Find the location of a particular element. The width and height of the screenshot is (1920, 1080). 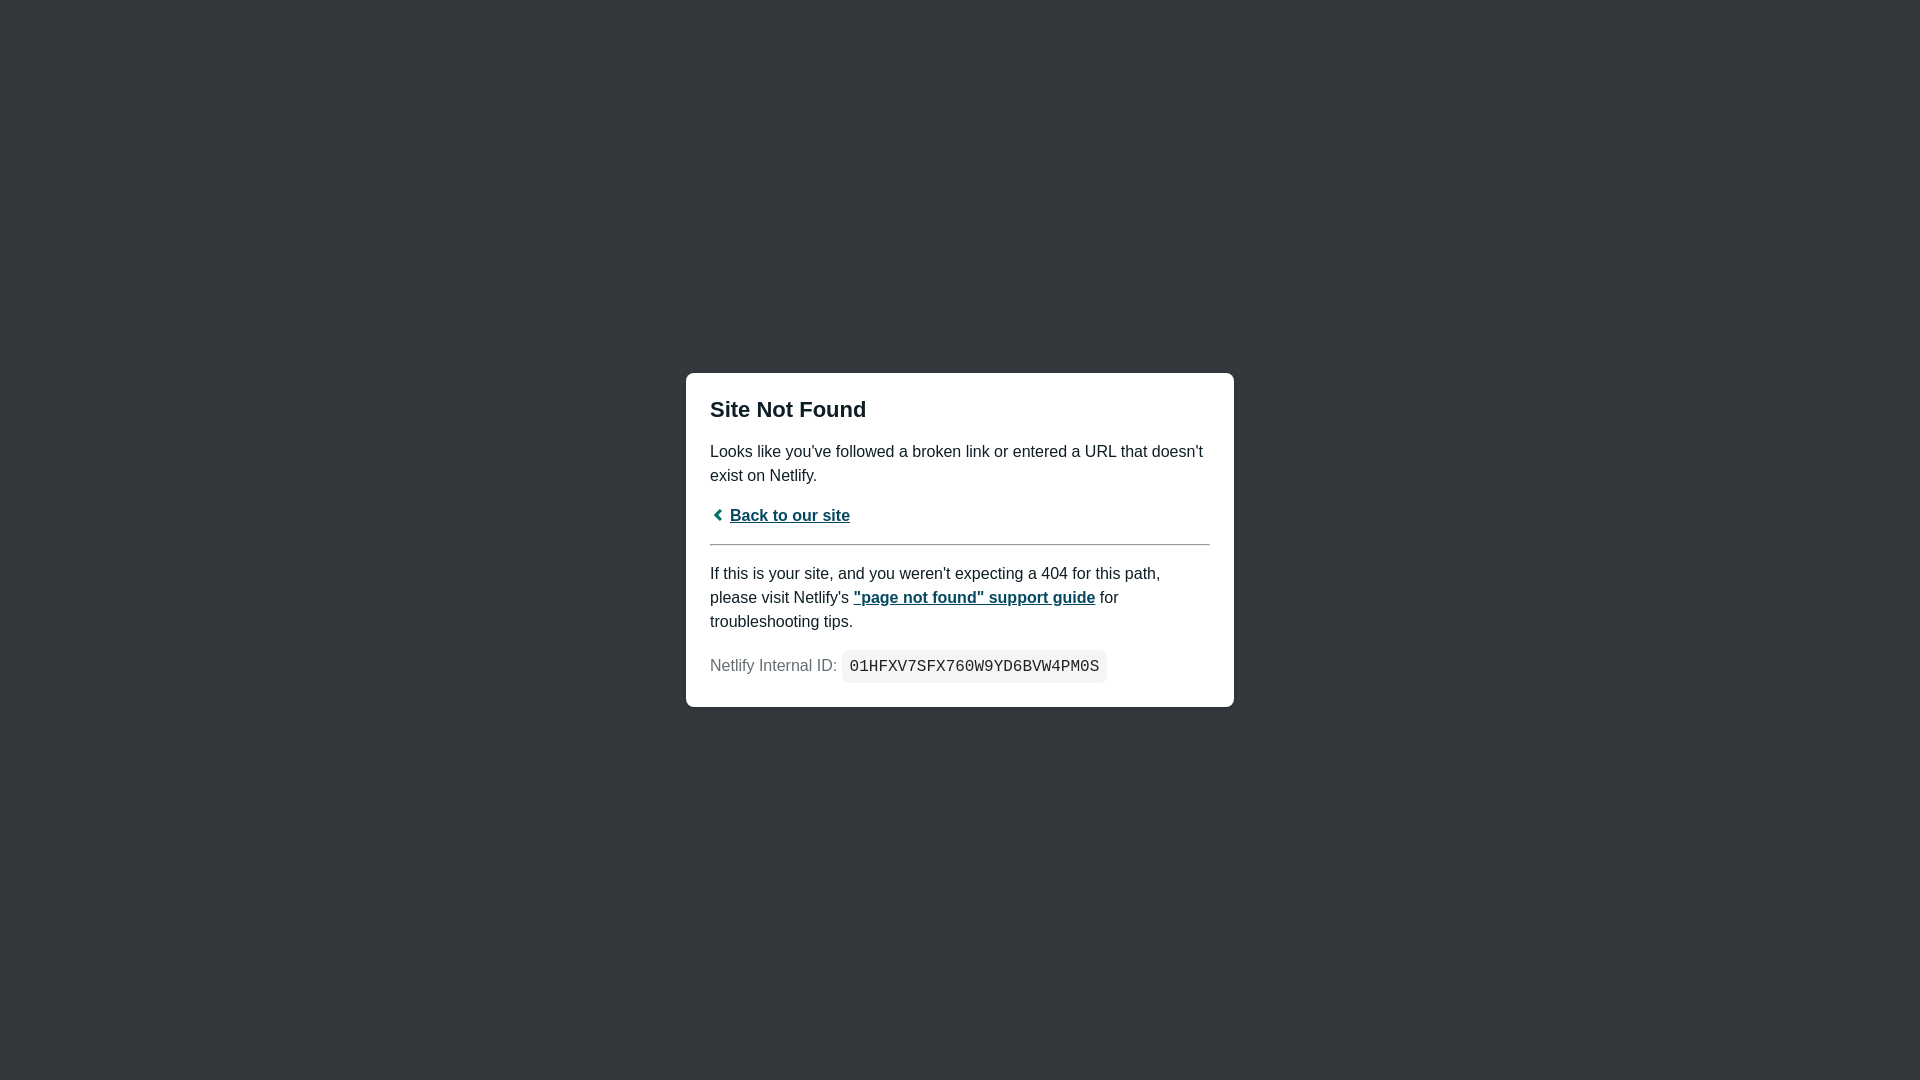

'Back to our site' is located at coordinates (778, 514).